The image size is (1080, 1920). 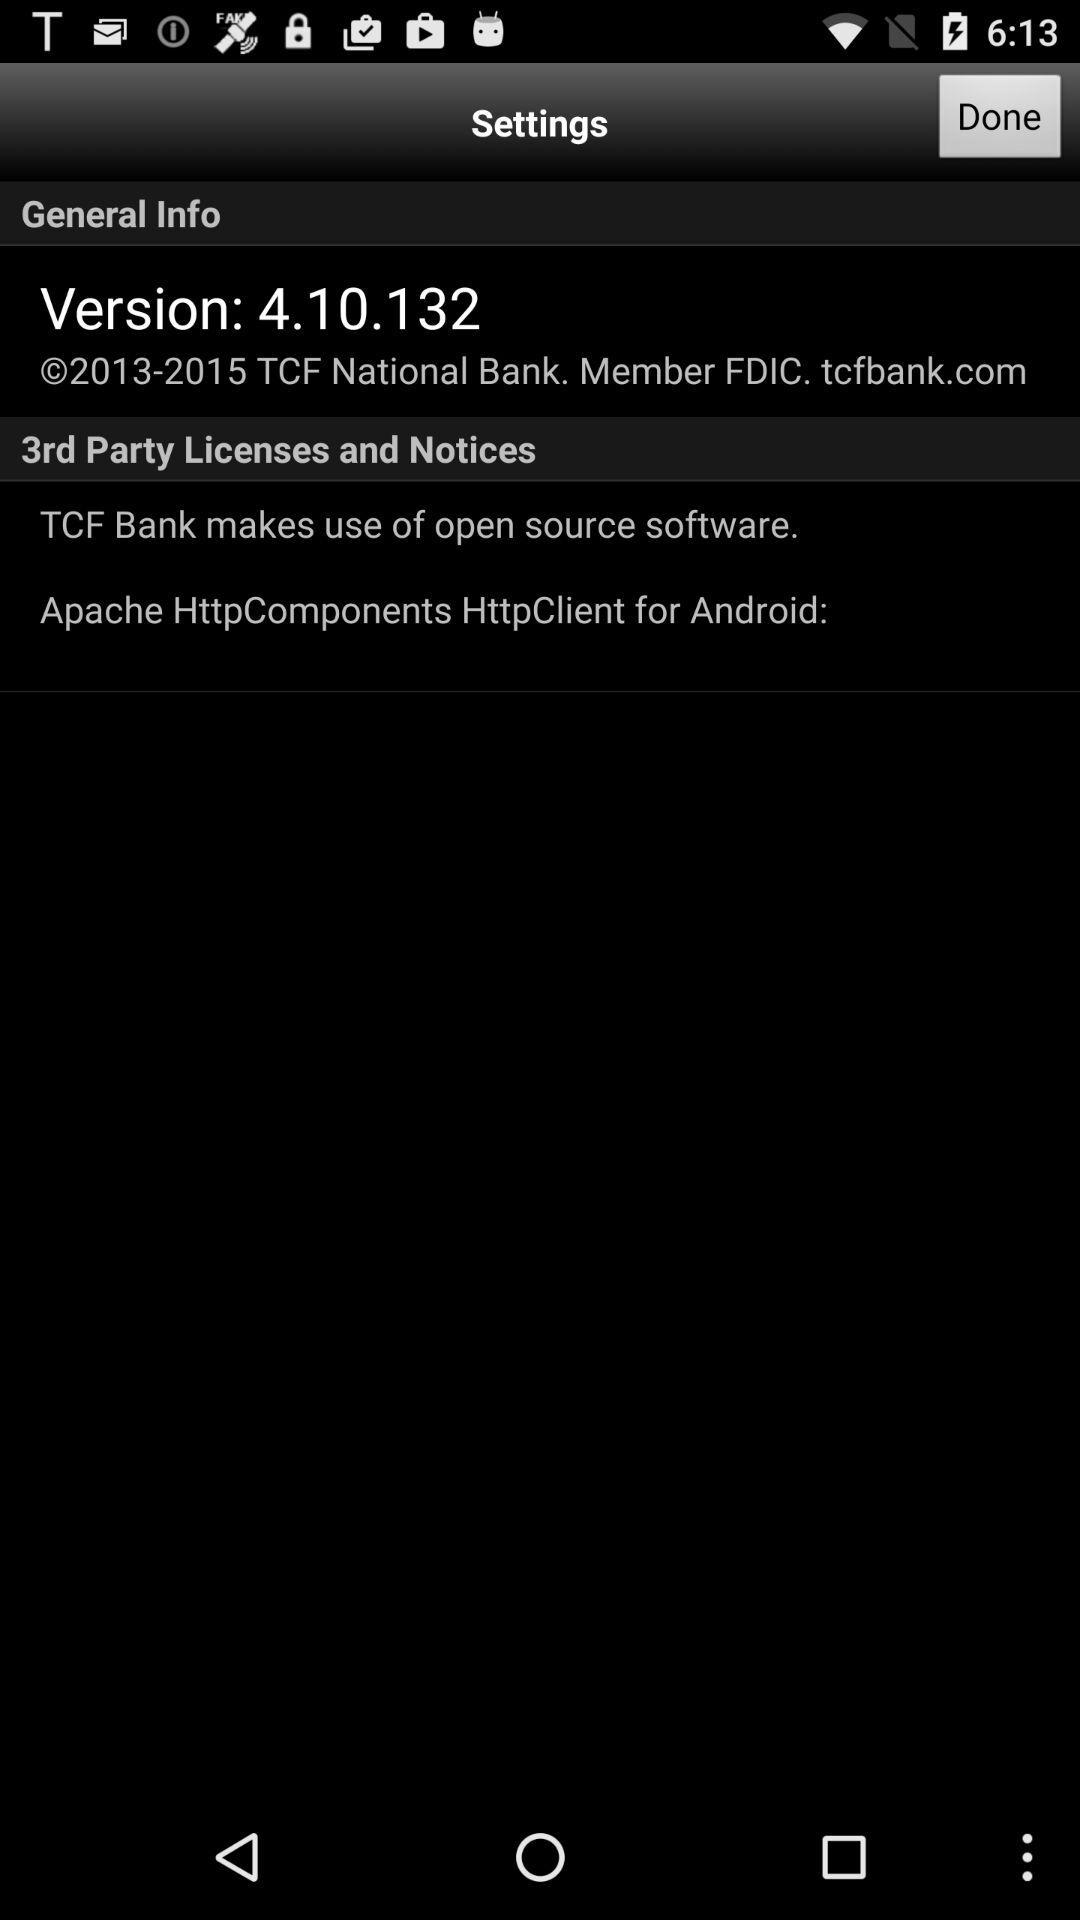 I want to click on item above version 4 10 app, so click(x=540, y=213).